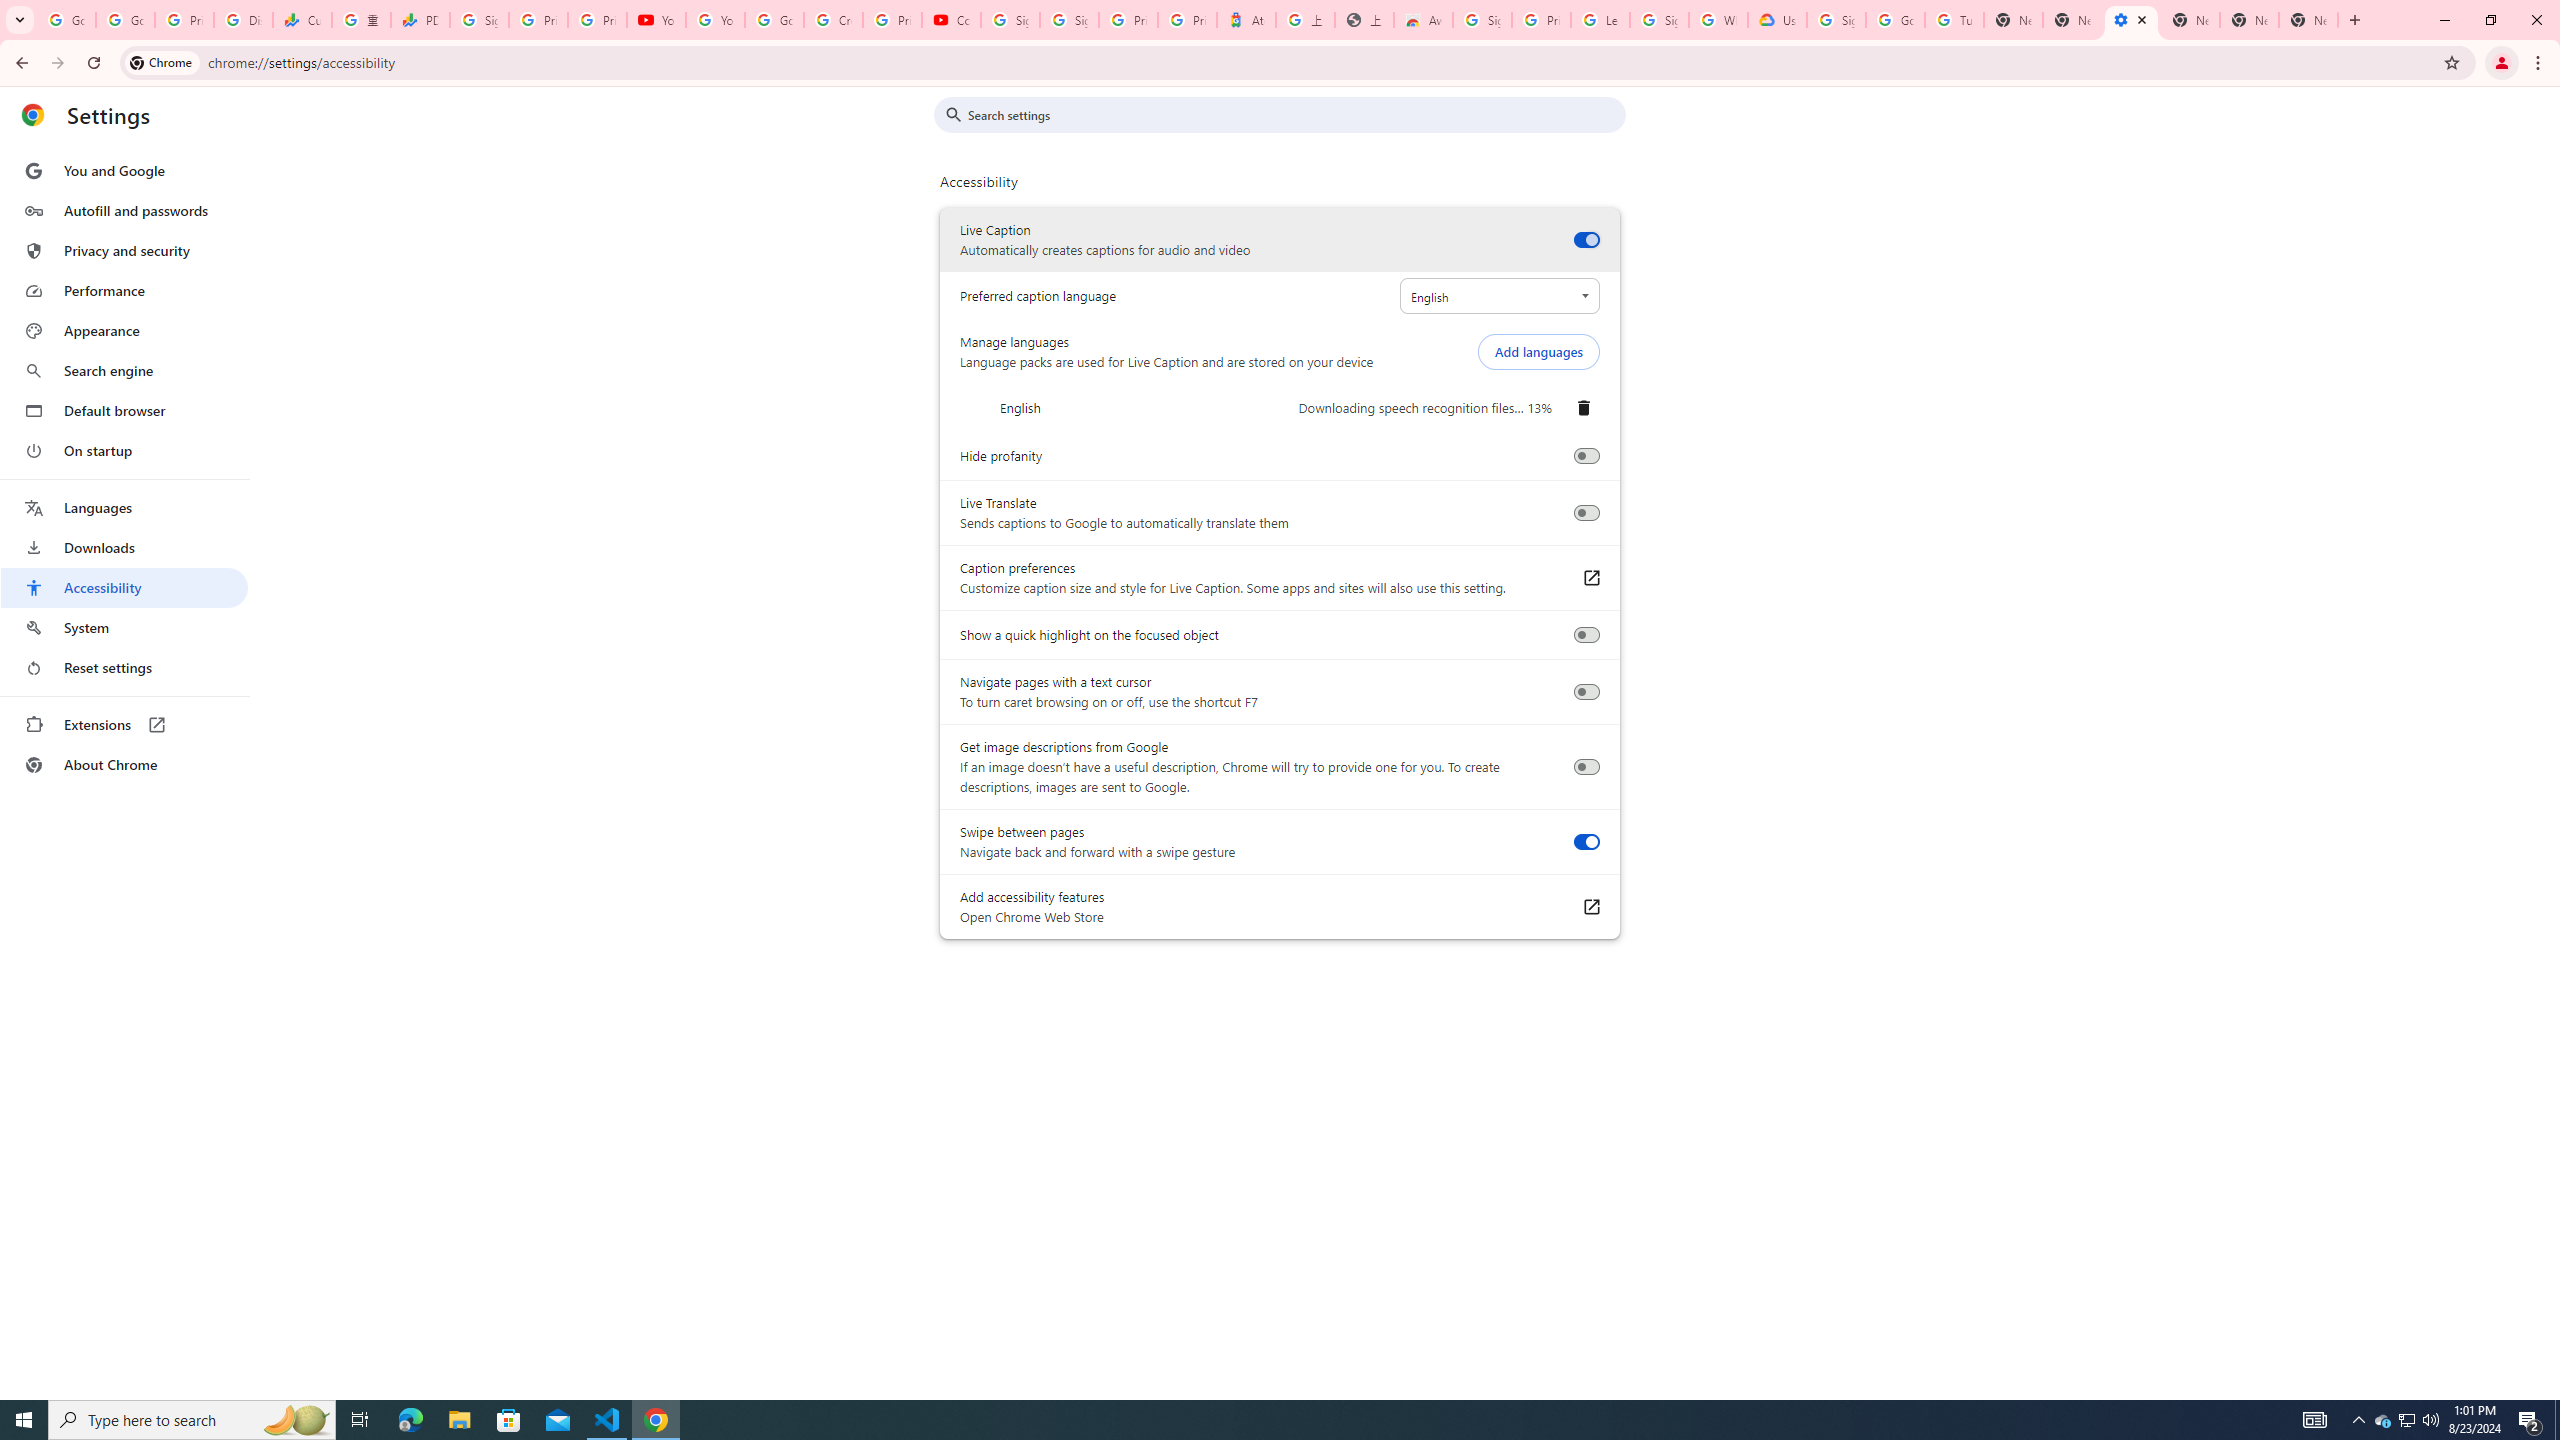  I want to click on 'Google Account Help', so click(1893, 19).